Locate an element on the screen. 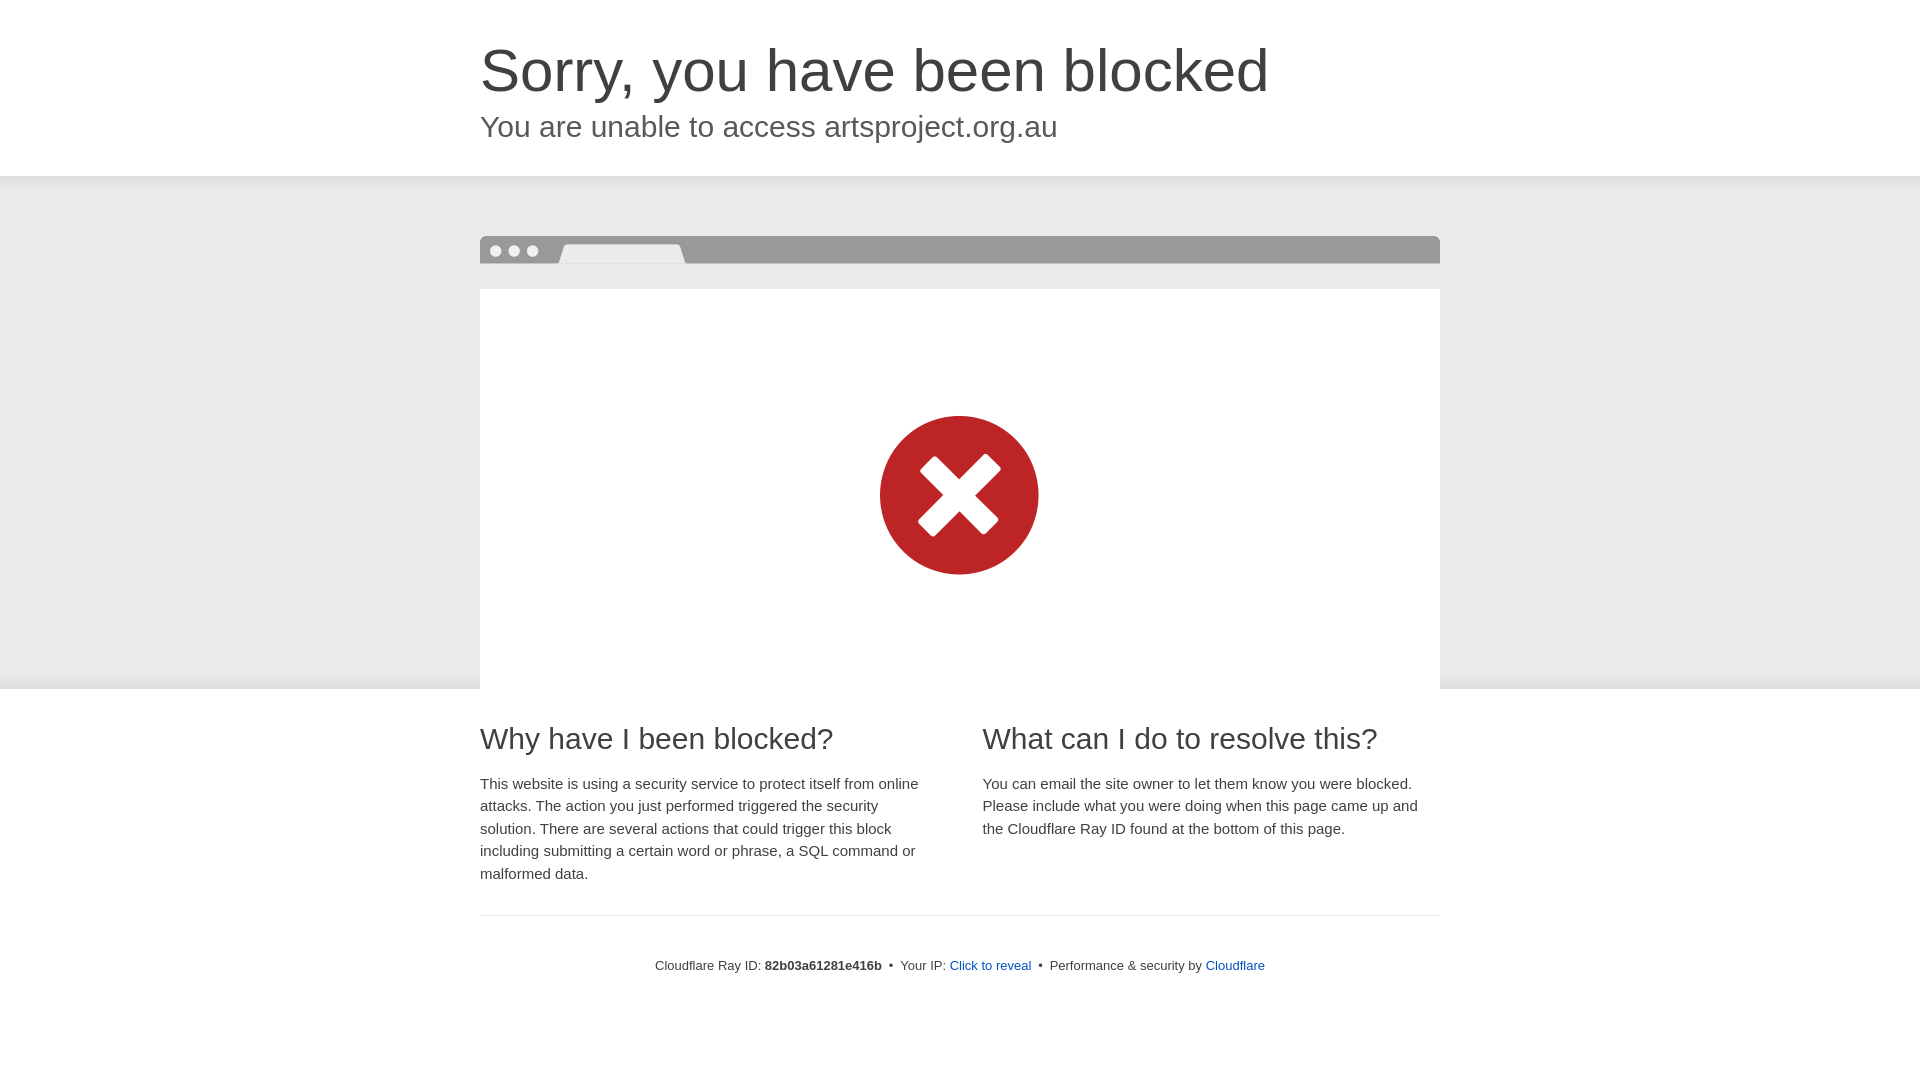  'Click to reveal' is located at coordinates (990, 964).